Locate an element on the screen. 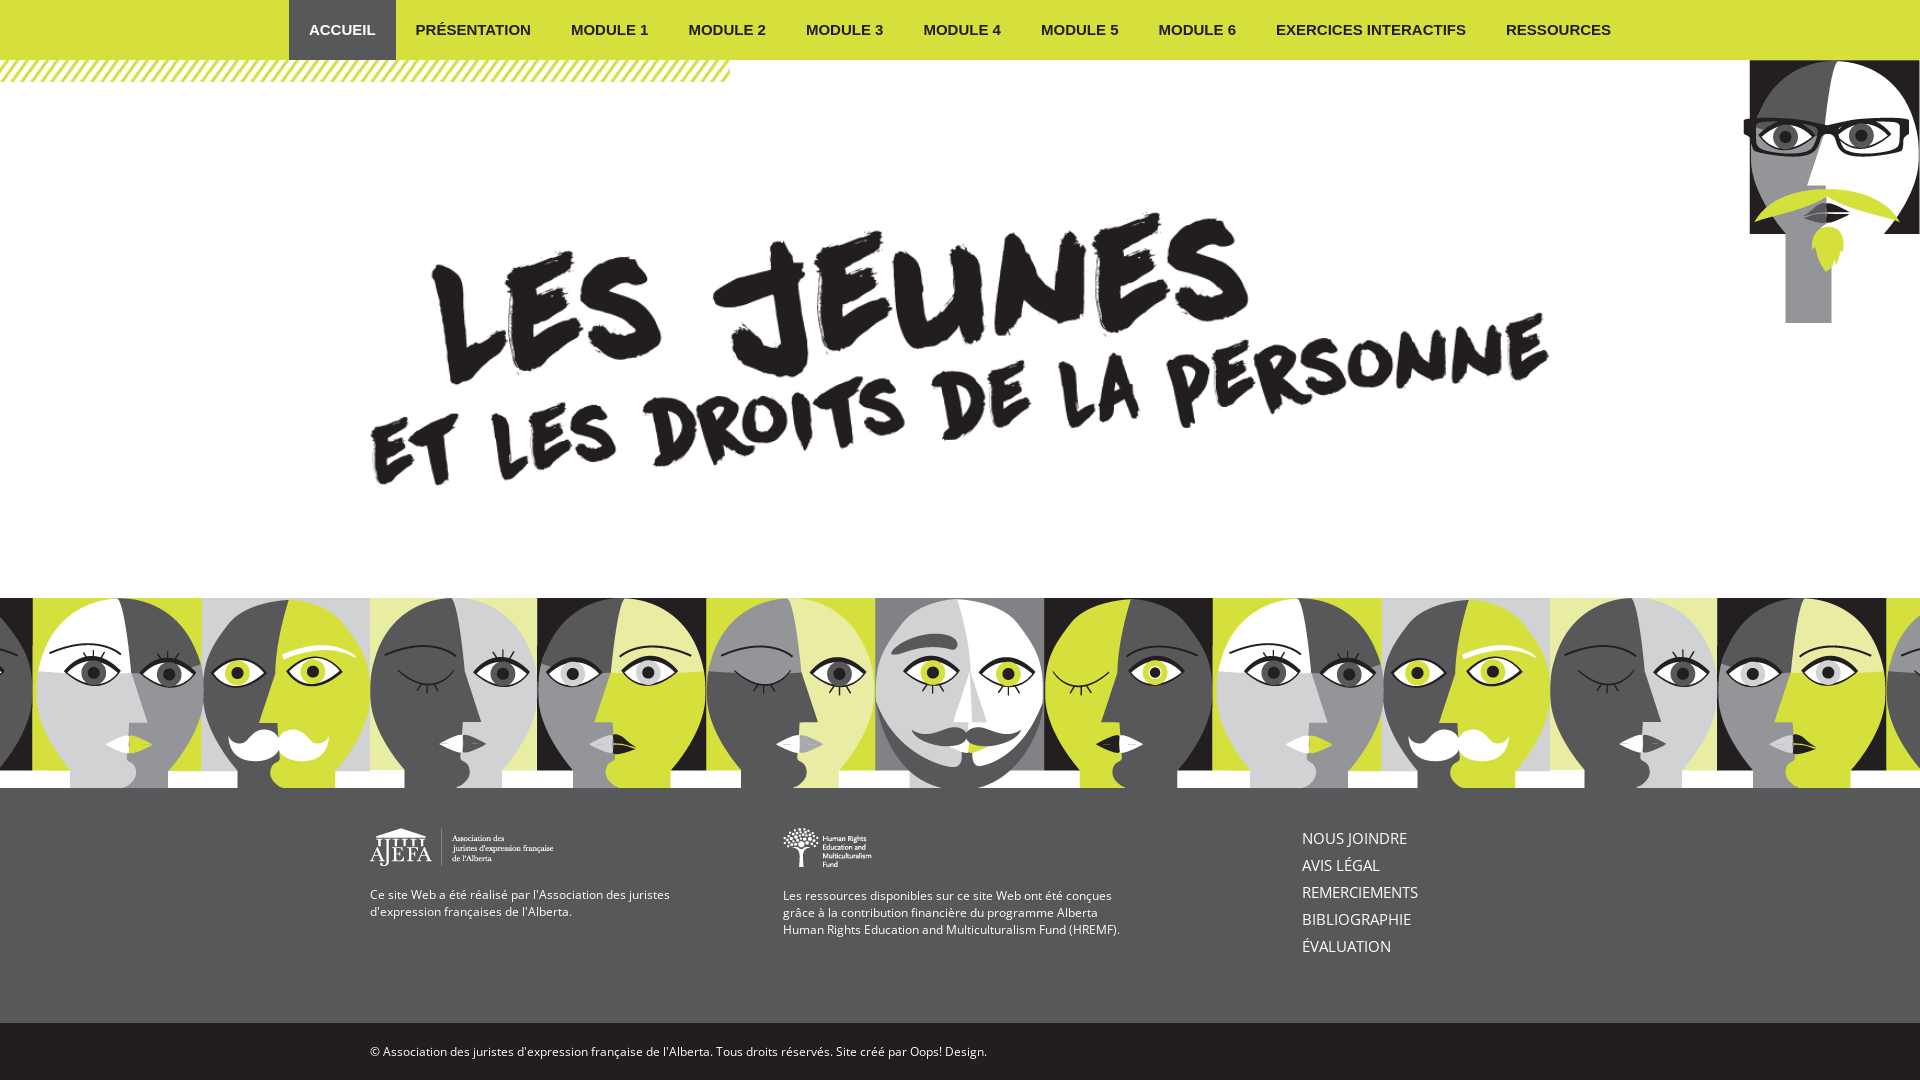 The width and height of the screenshot is (1920, 1080). 'Oops! Design.' is located at coordinates (909, 1050).